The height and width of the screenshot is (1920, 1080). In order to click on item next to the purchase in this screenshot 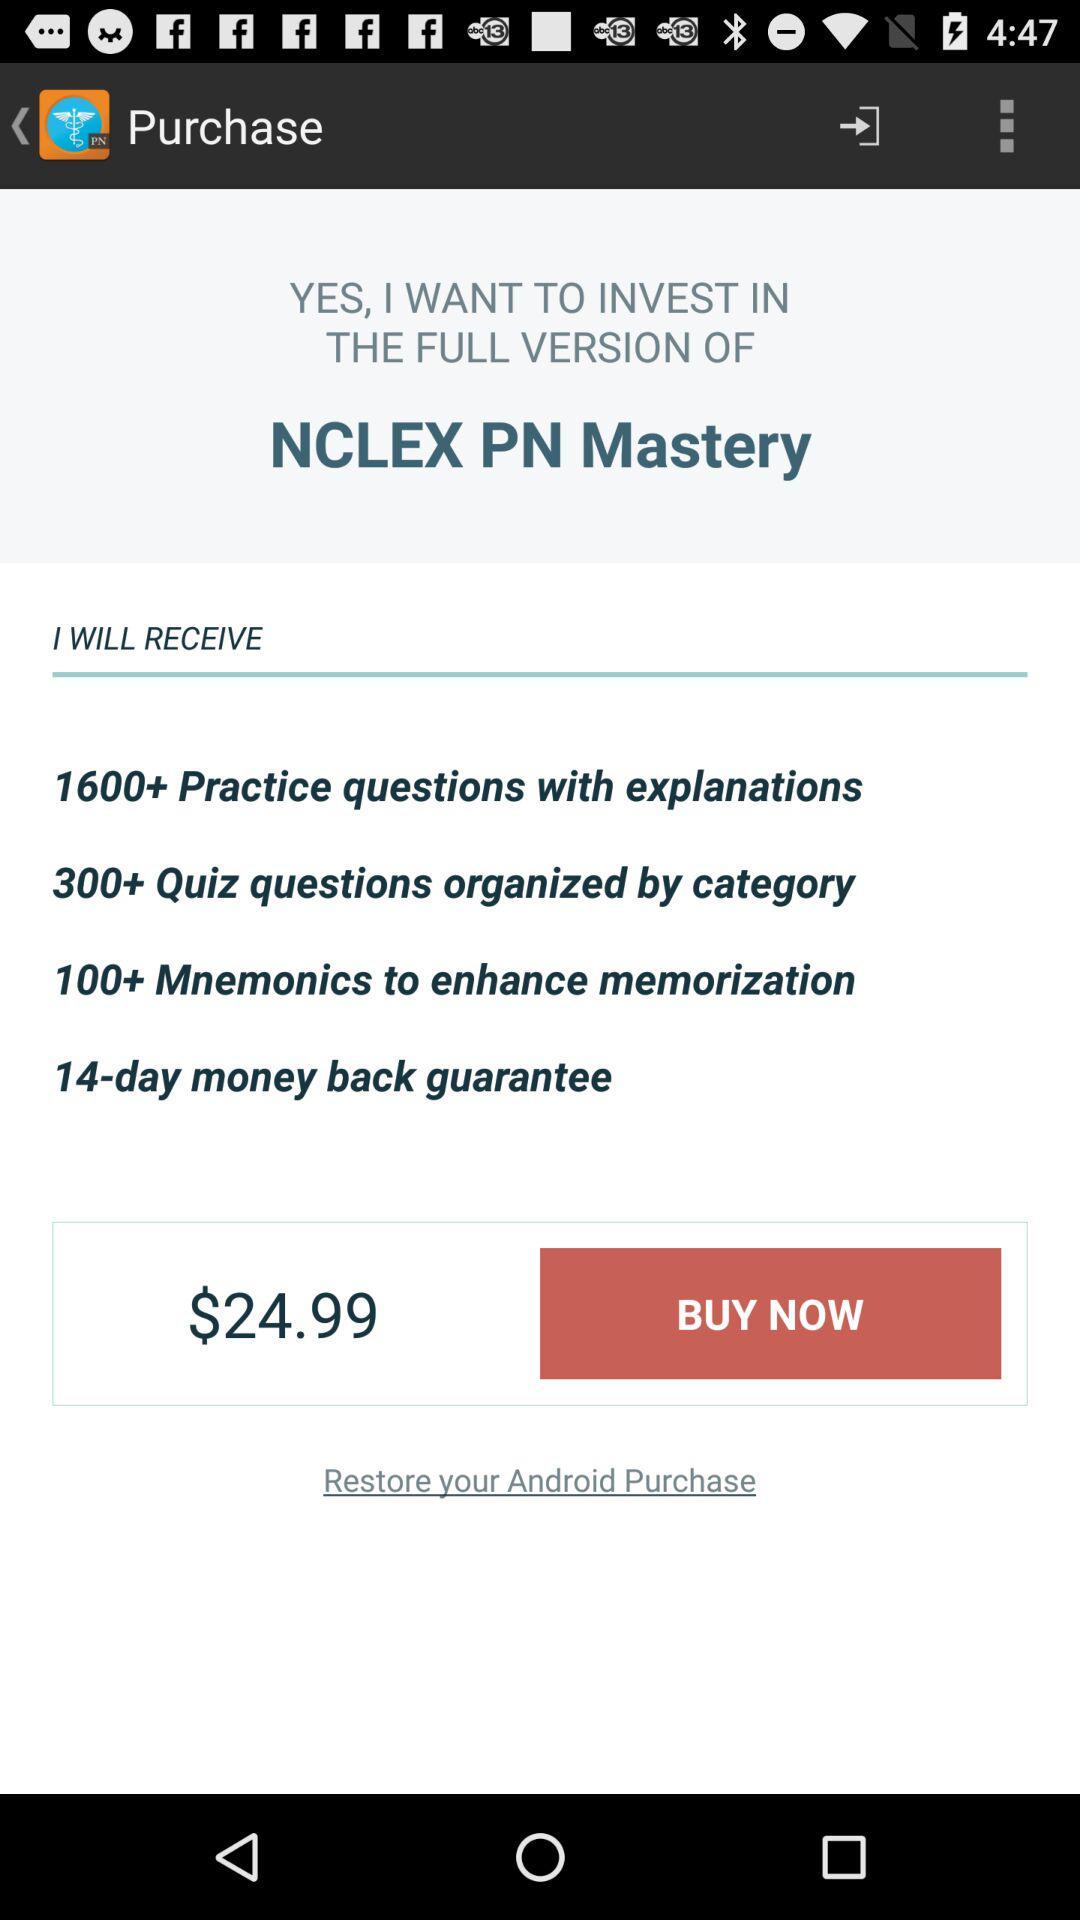, I will do `click(858, 124)`.